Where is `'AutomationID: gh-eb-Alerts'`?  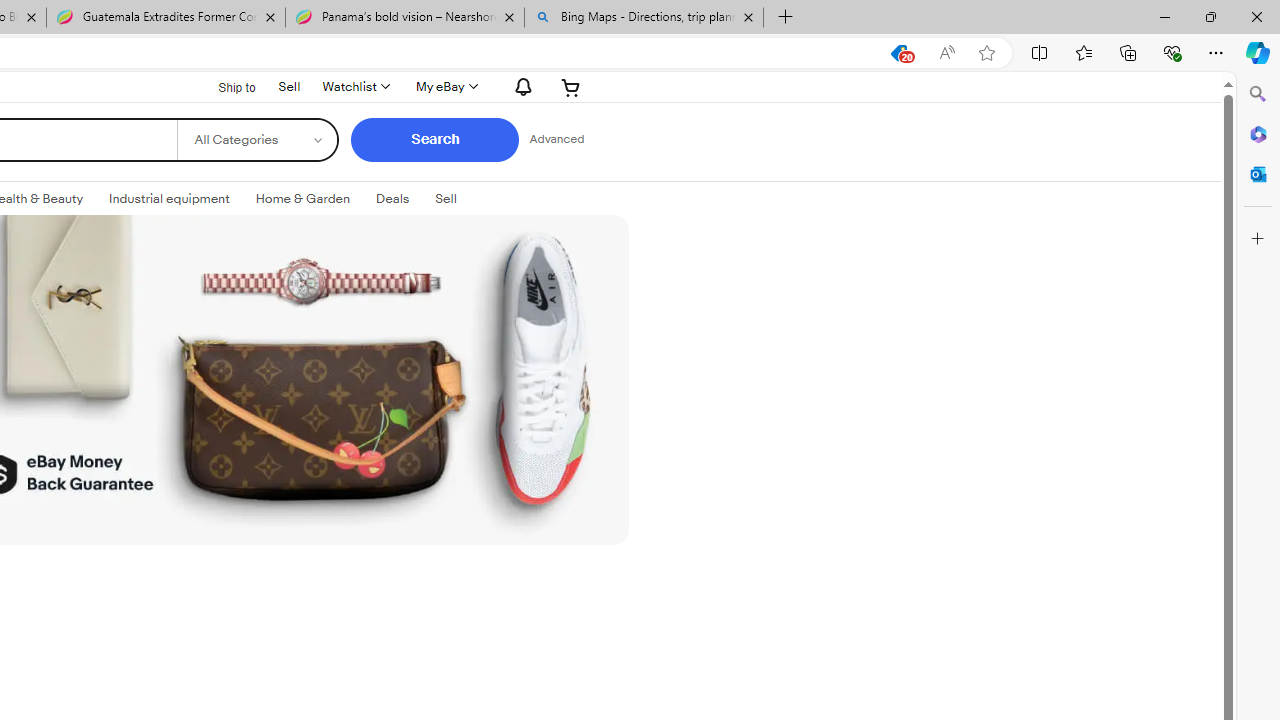
'AutomationID: gh-eb-Alerts' is located at coordinates (520, 85).